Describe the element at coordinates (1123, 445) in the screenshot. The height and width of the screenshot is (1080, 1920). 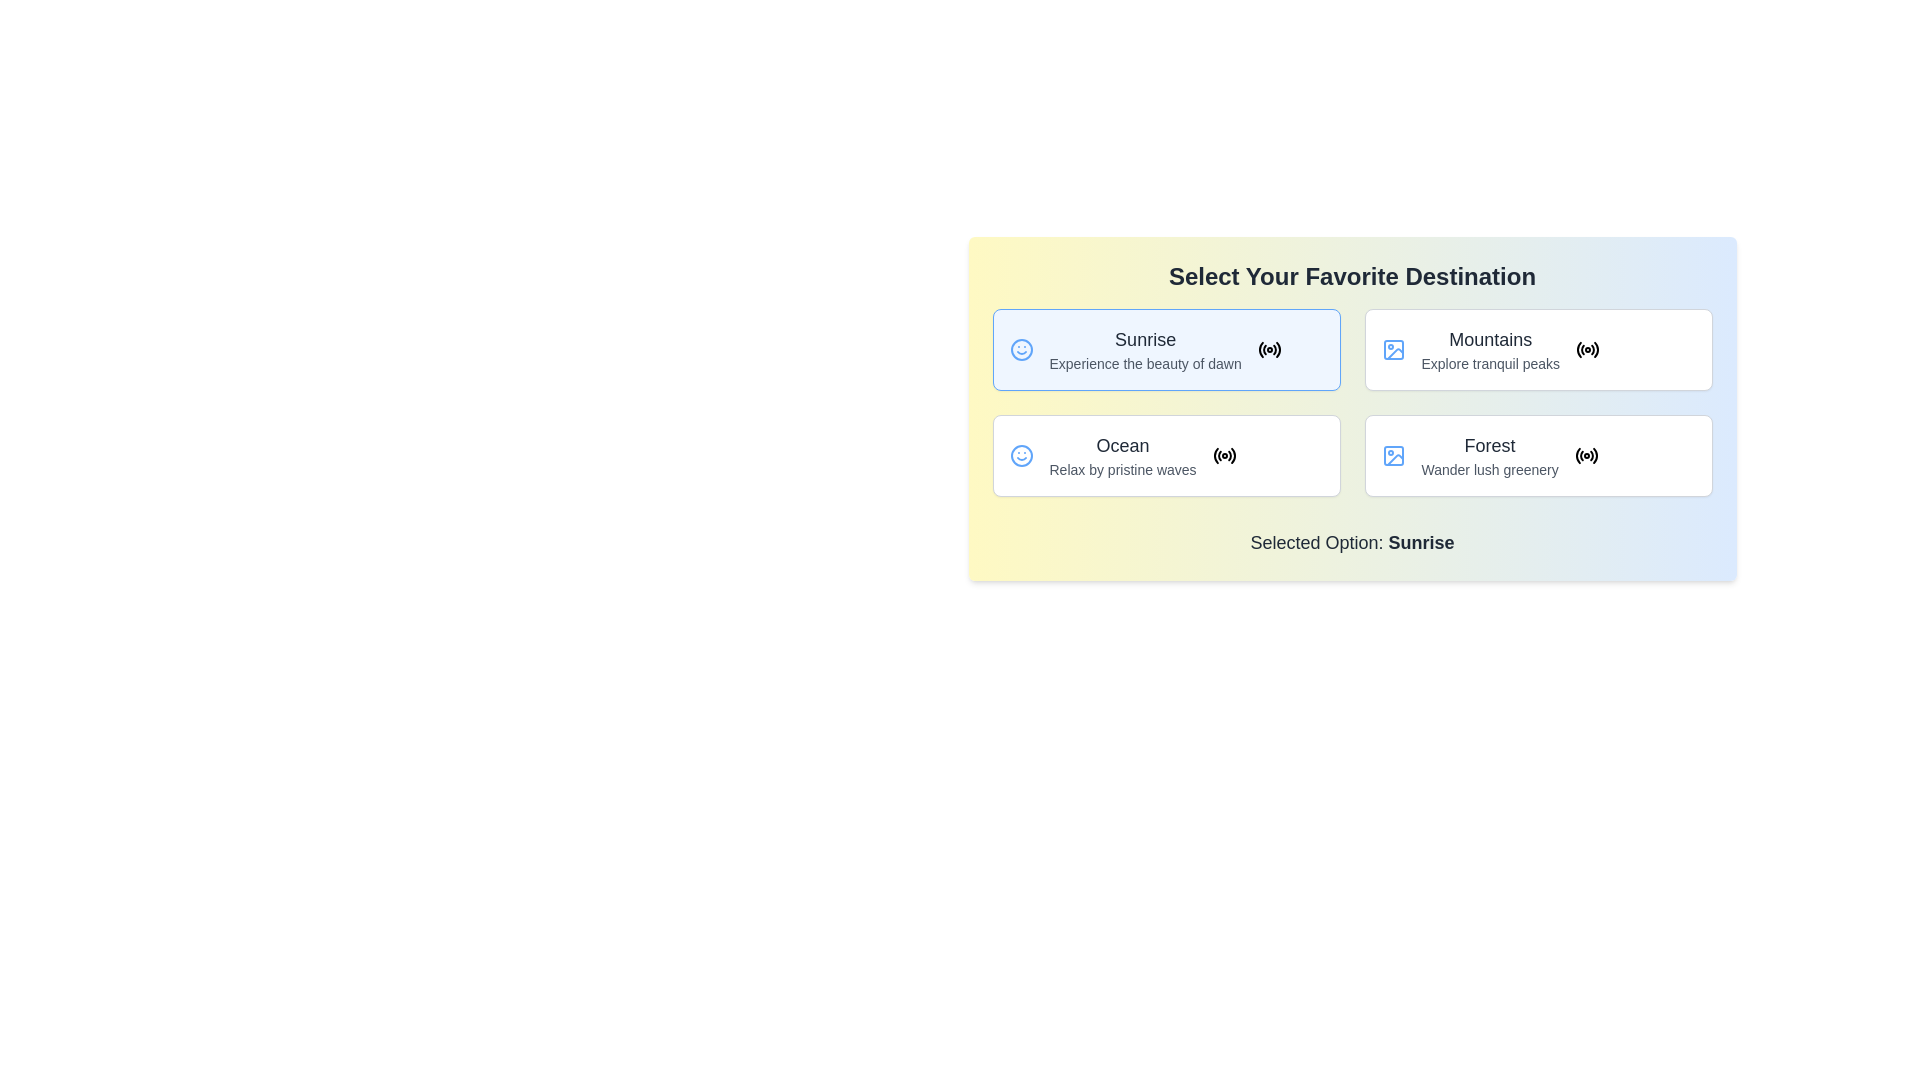
I see `text label 'Ocean' displayed in bold font, located in the second button of the left column in the grid layout` at that location.